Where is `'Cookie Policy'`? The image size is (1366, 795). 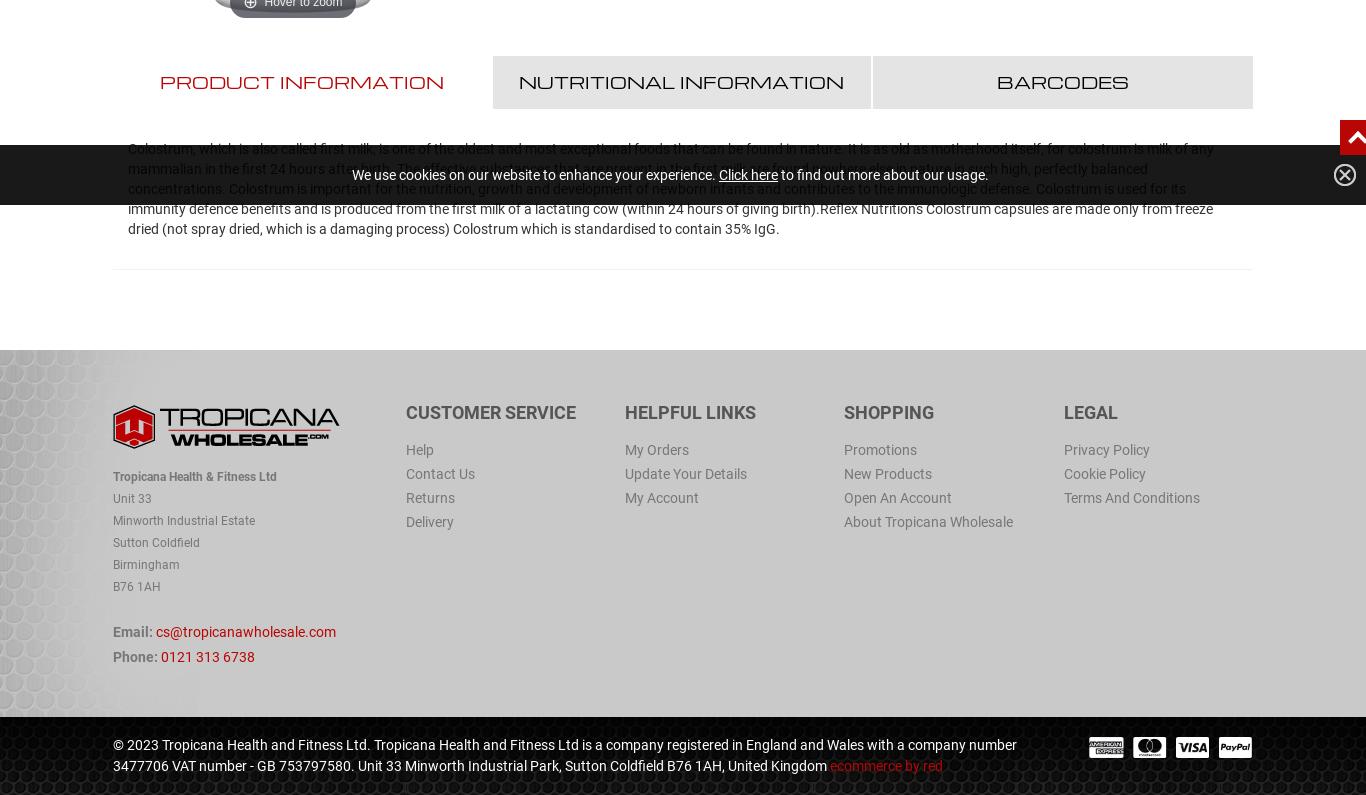 'Cookie Policy' is located at coordinates (1103, 473).